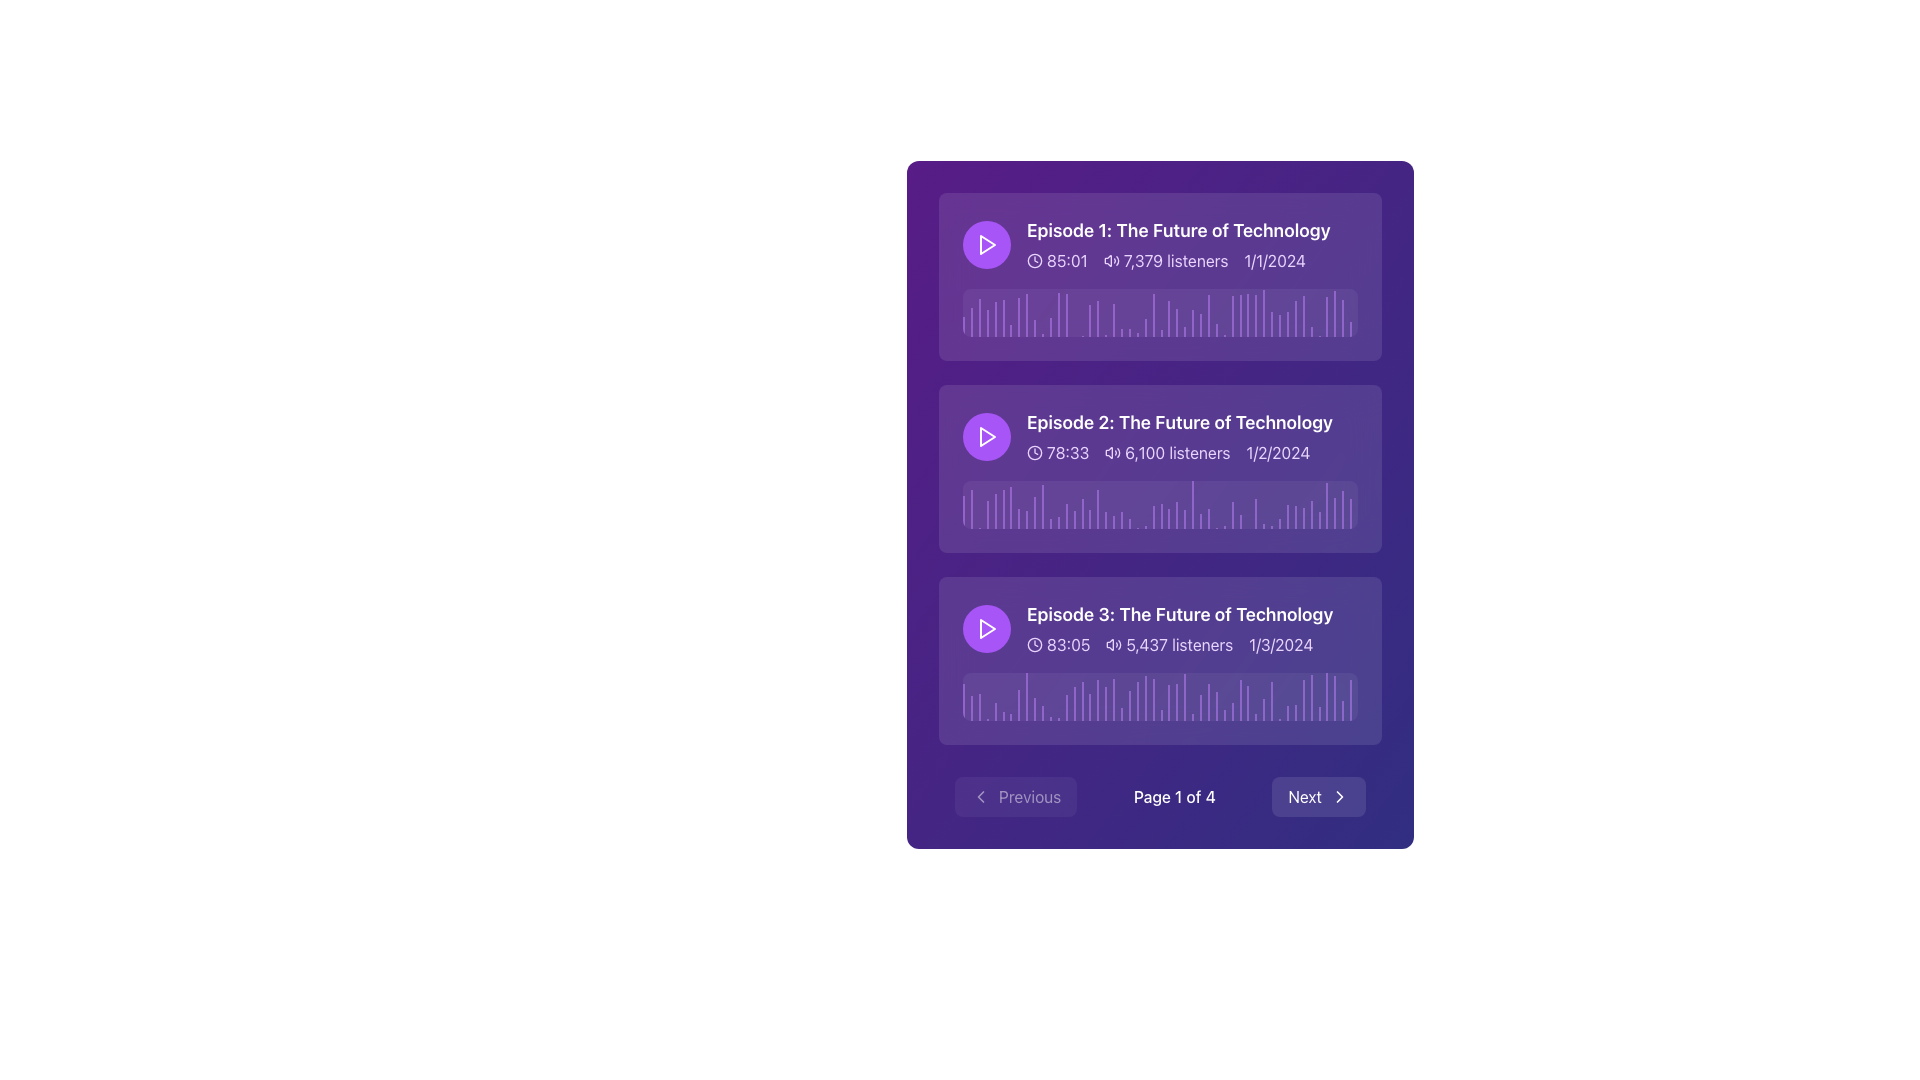  What do you see at coordinates (1153, 516) in the screenshot?
I see `the timeline marker within the waveform visualization for 'Episode 2: The Future of Technology'` at bounding box center [1153, 516].